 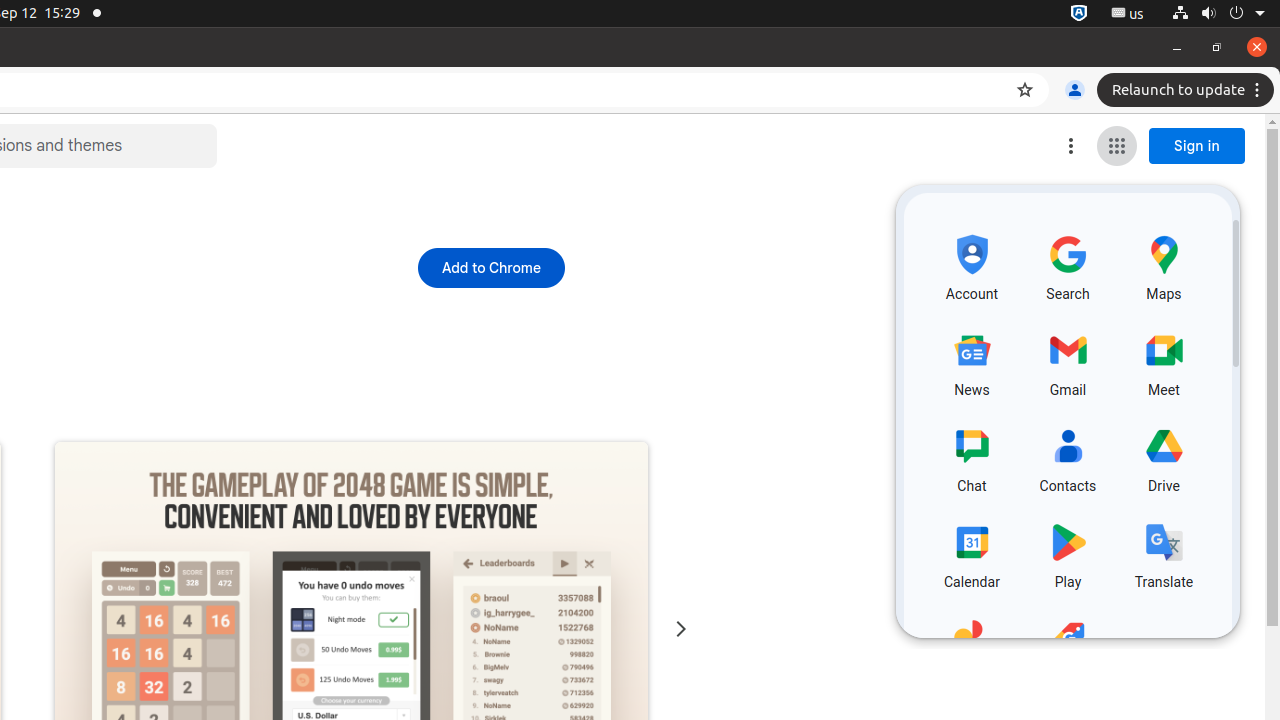 I want to click on 'Contacts, row 3 of 5 and column 2 of 3 in the first section (opens a new tab)', so click(x=1067, y=456).